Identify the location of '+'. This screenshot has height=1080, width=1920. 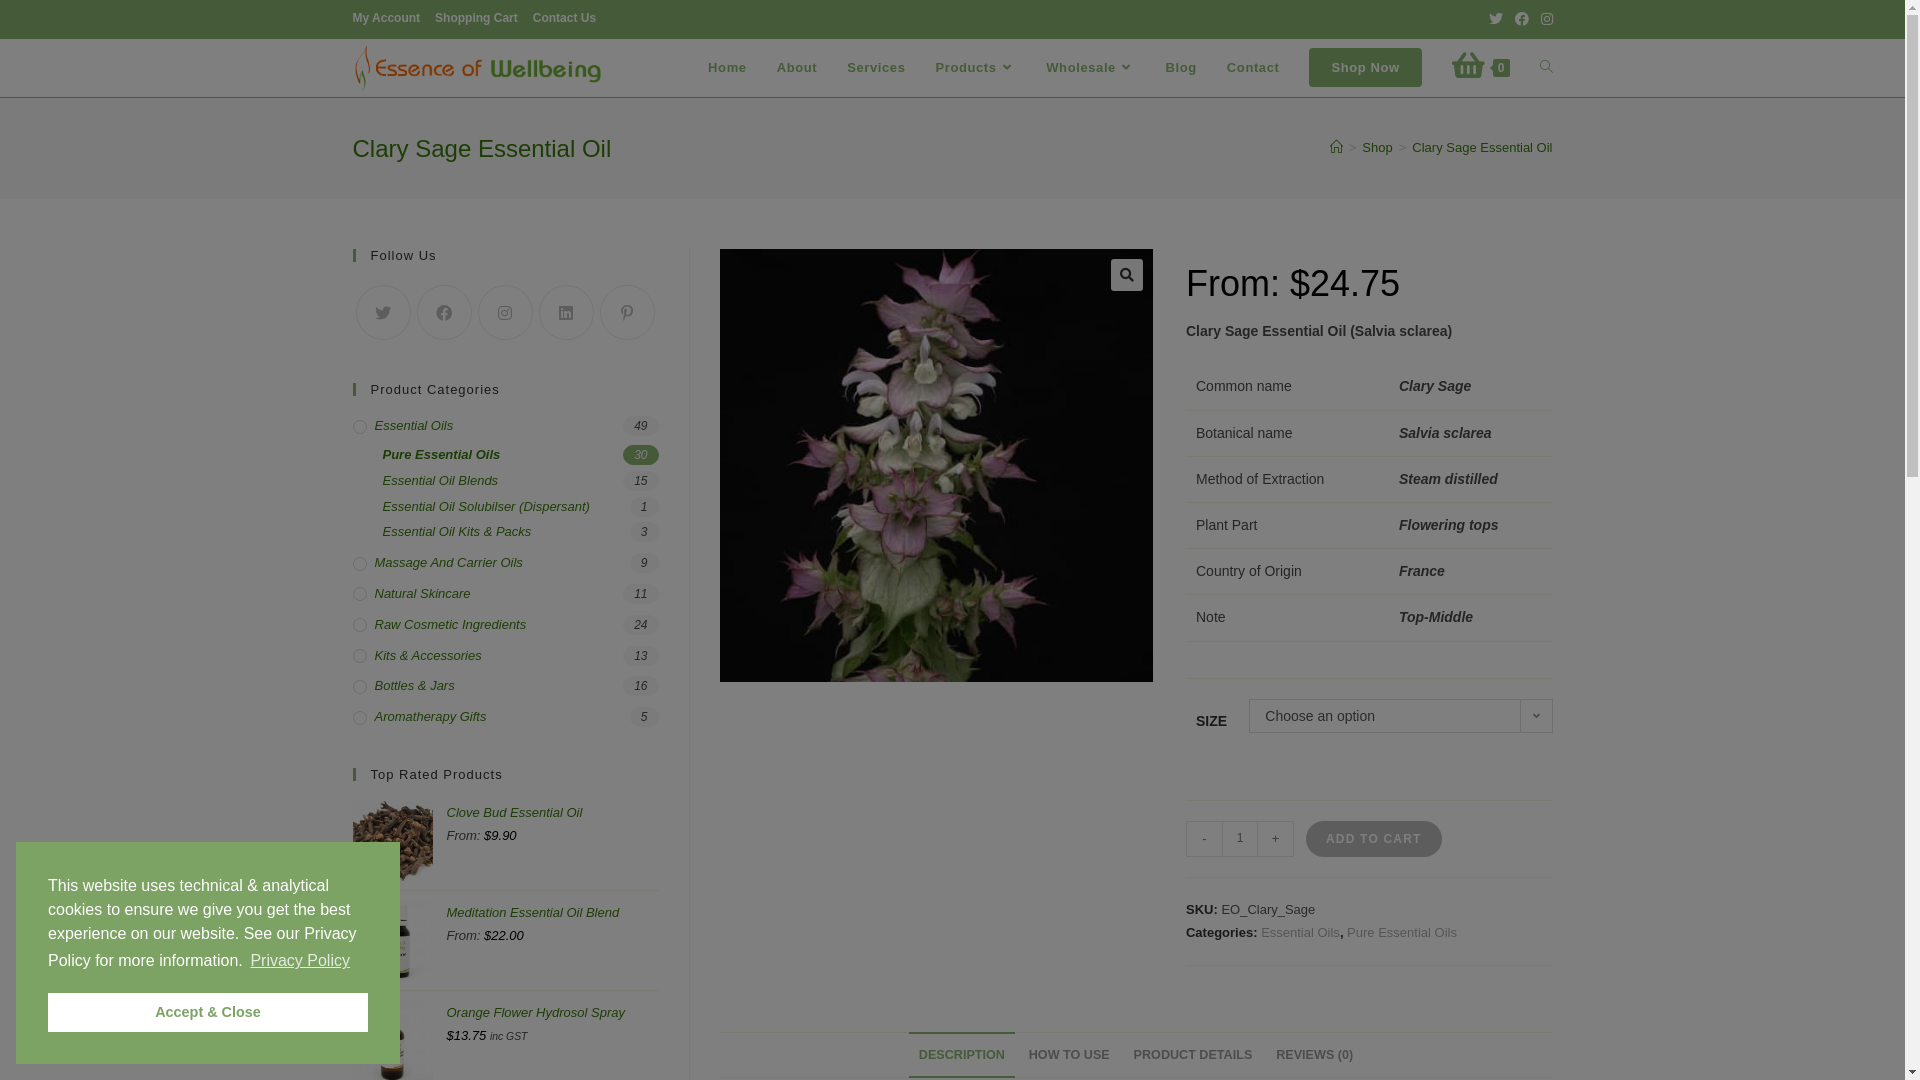
(1275, 839).